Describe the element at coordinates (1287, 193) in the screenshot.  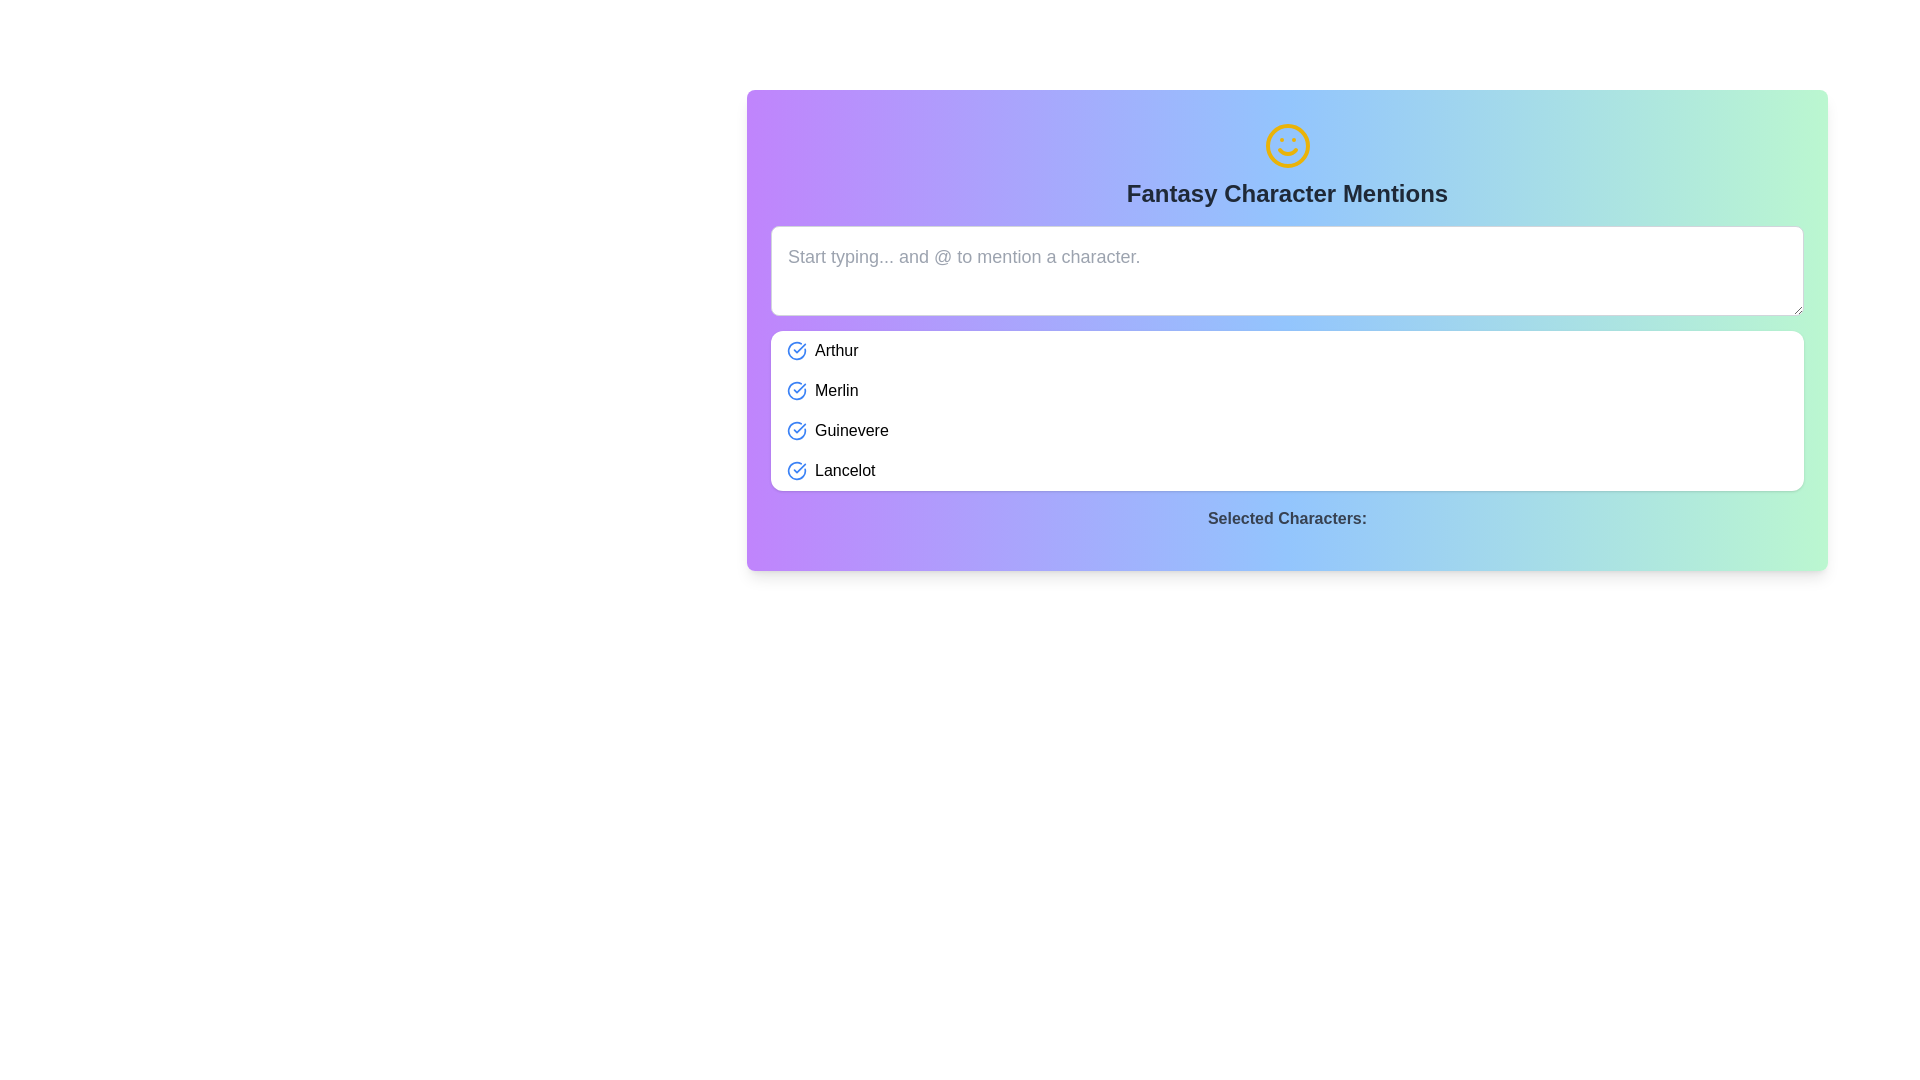
I see `the text label that provides context for the functionality or content beneath it, located below a yellow smiley-face icon and above an input field` at that location.